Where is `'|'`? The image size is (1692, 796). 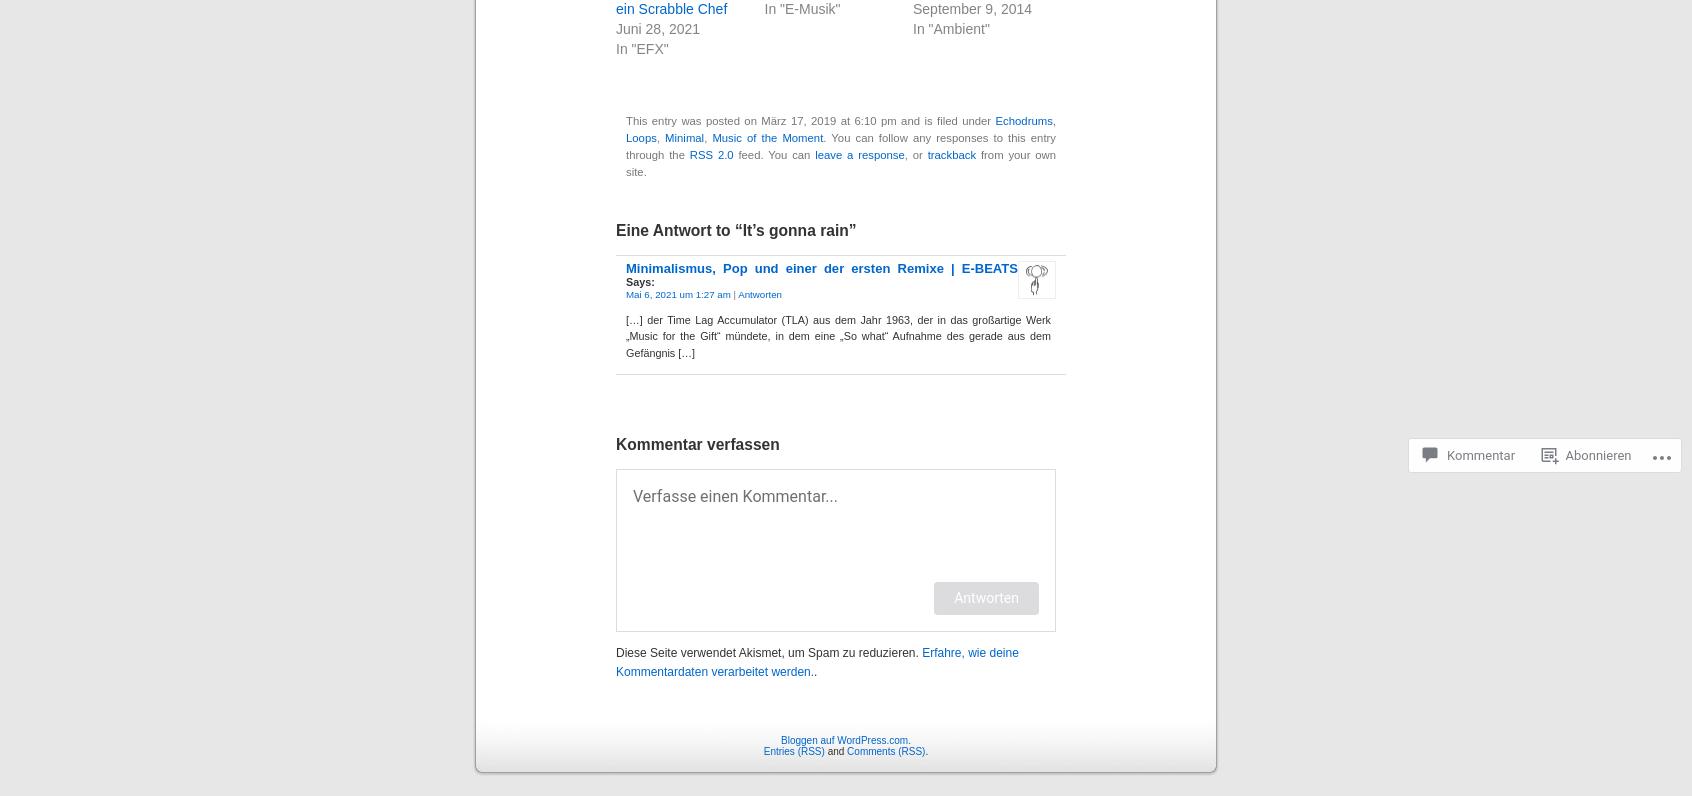
'|' is located at coordinates (732, 292).